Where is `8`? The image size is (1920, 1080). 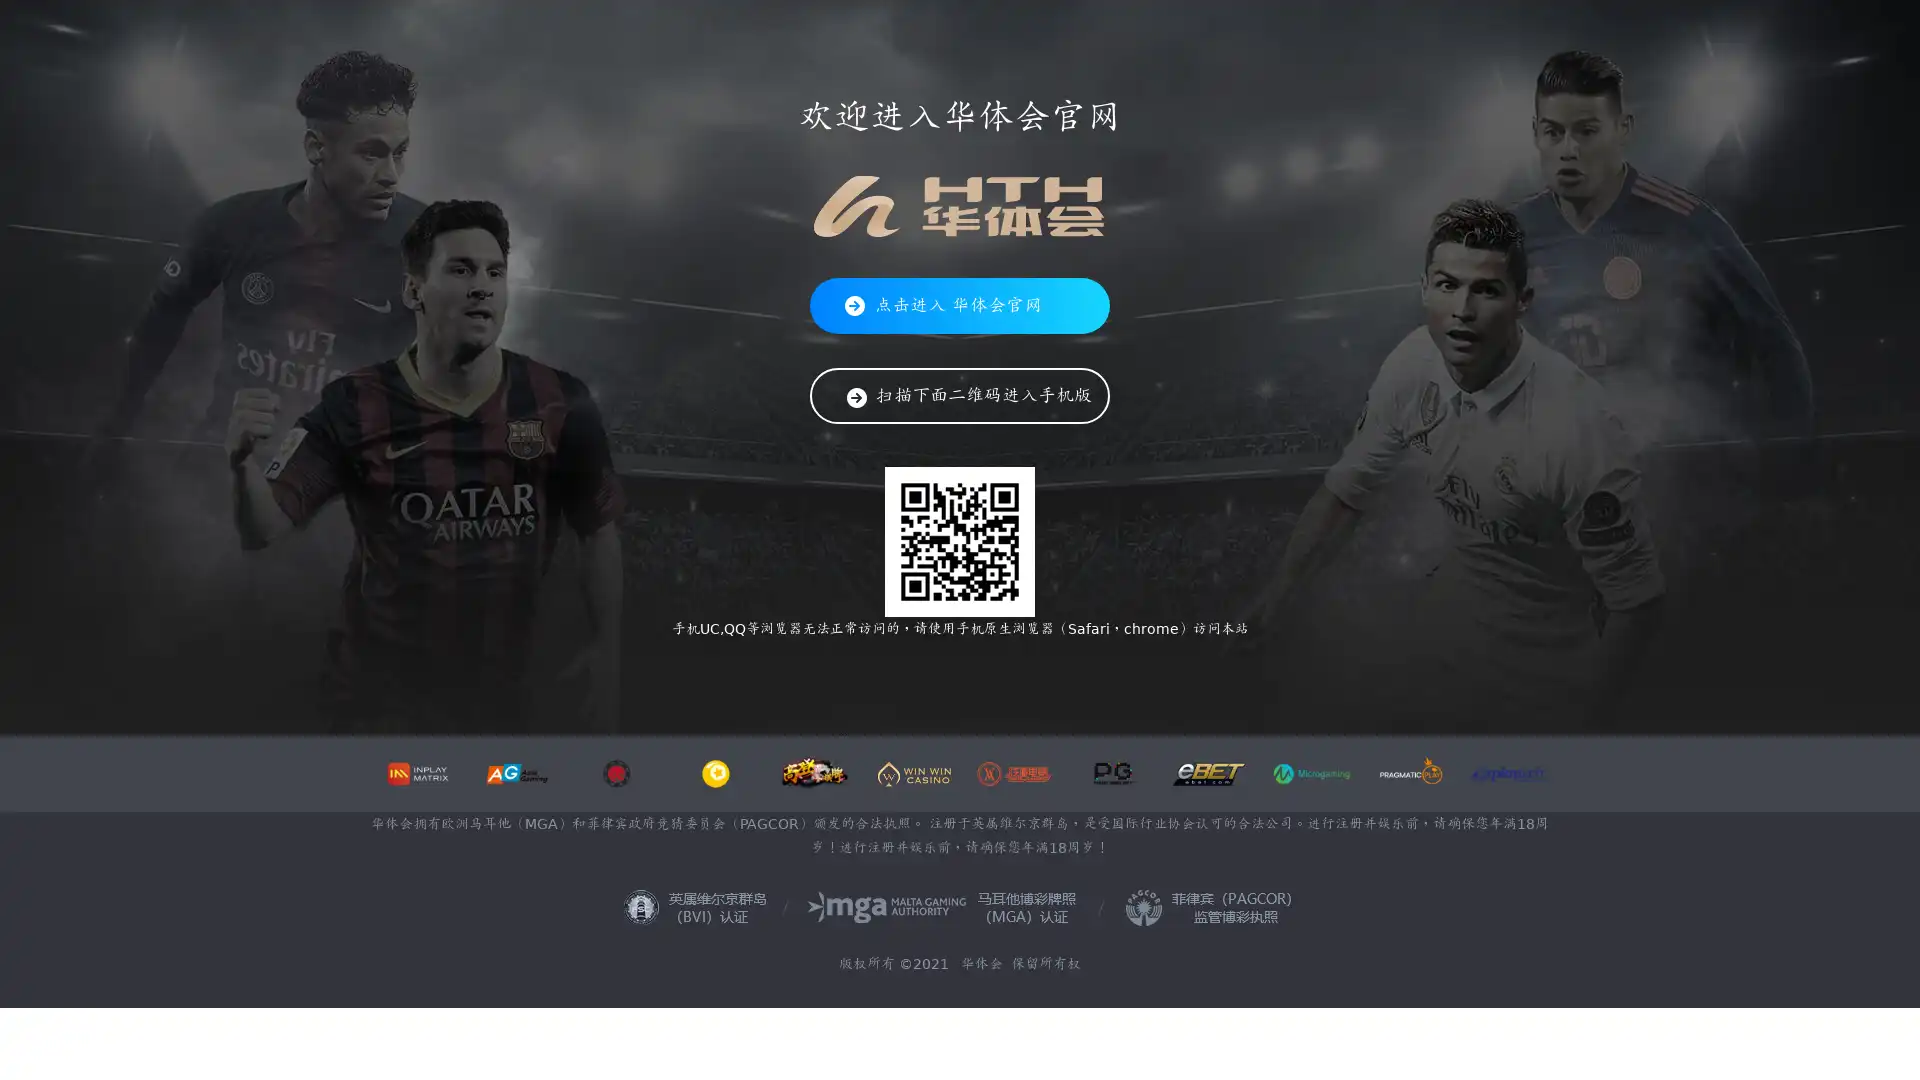
8 is located at coordinates (920, 666).